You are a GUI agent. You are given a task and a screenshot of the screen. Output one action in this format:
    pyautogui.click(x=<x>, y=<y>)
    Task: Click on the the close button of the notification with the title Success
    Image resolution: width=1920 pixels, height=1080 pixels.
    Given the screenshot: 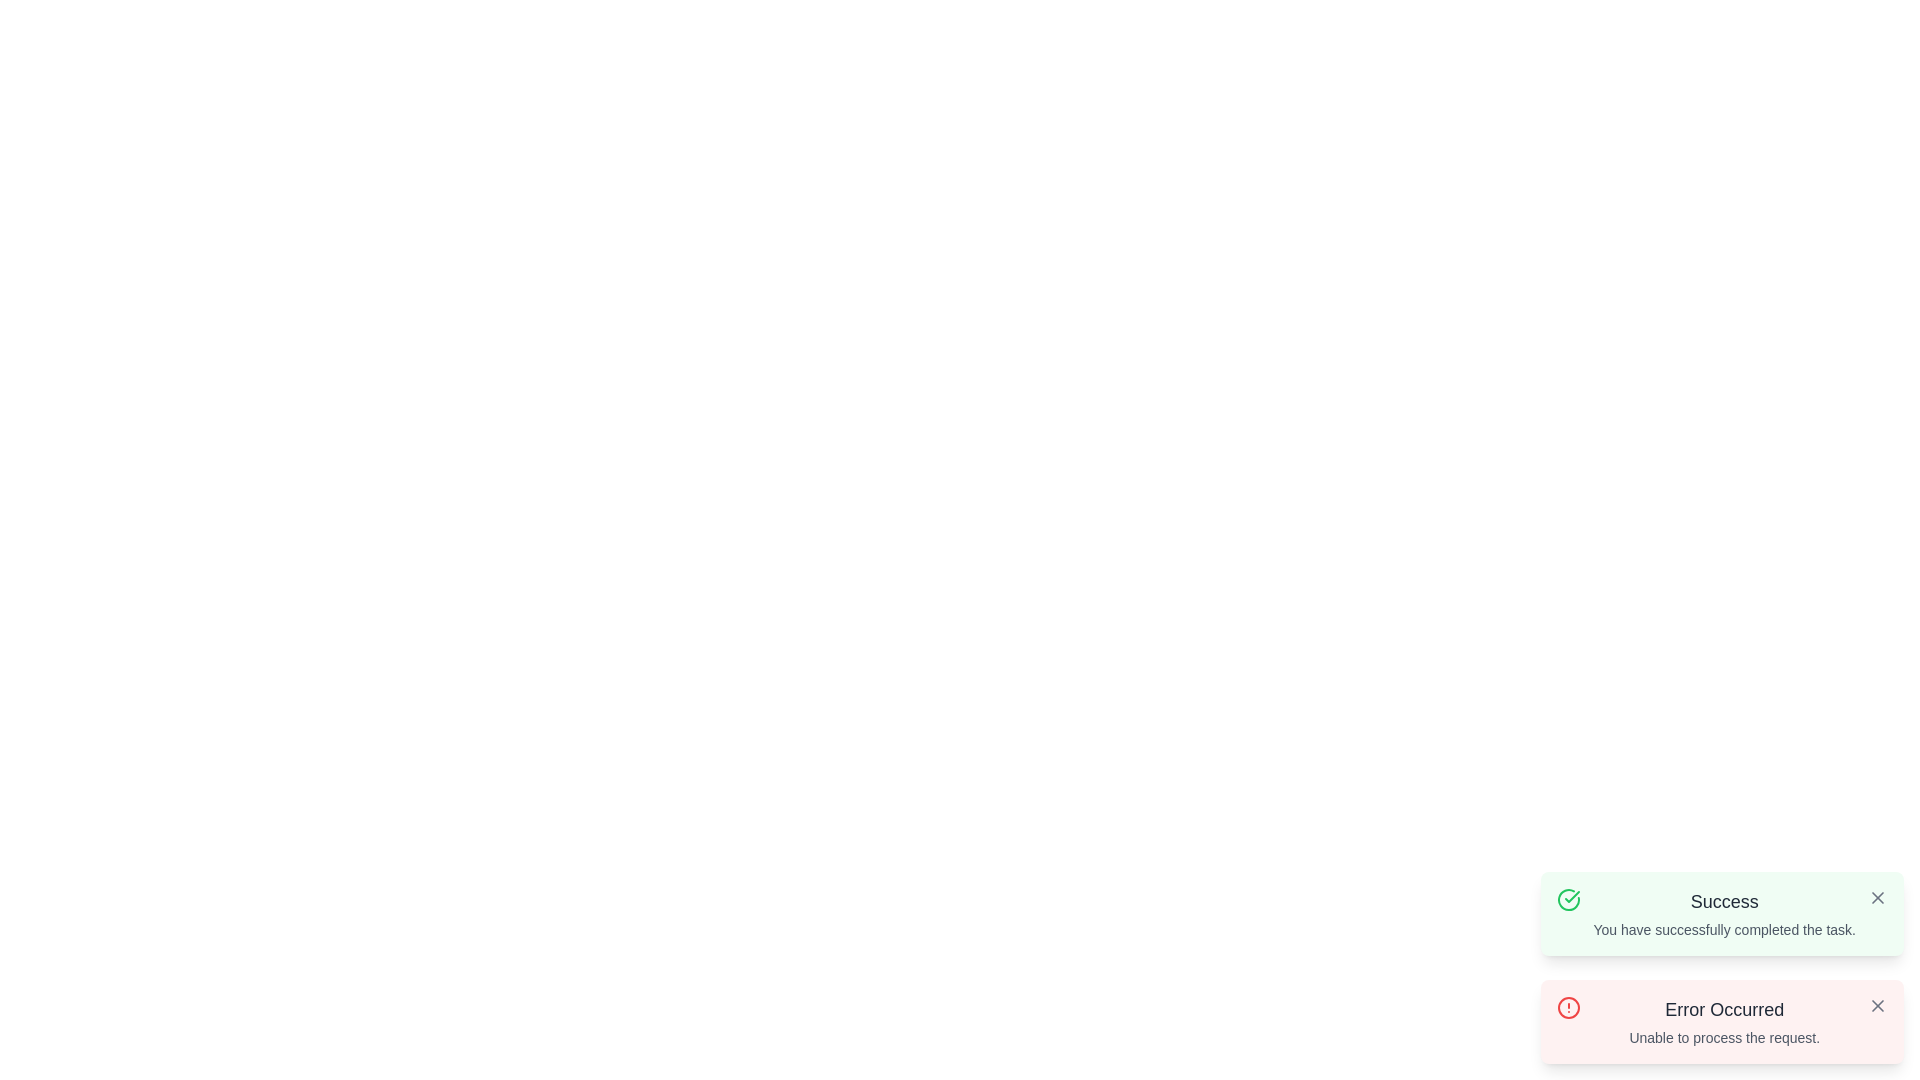 What is the action you would take?
    pyautogui.click(x=1876, y=897)
    